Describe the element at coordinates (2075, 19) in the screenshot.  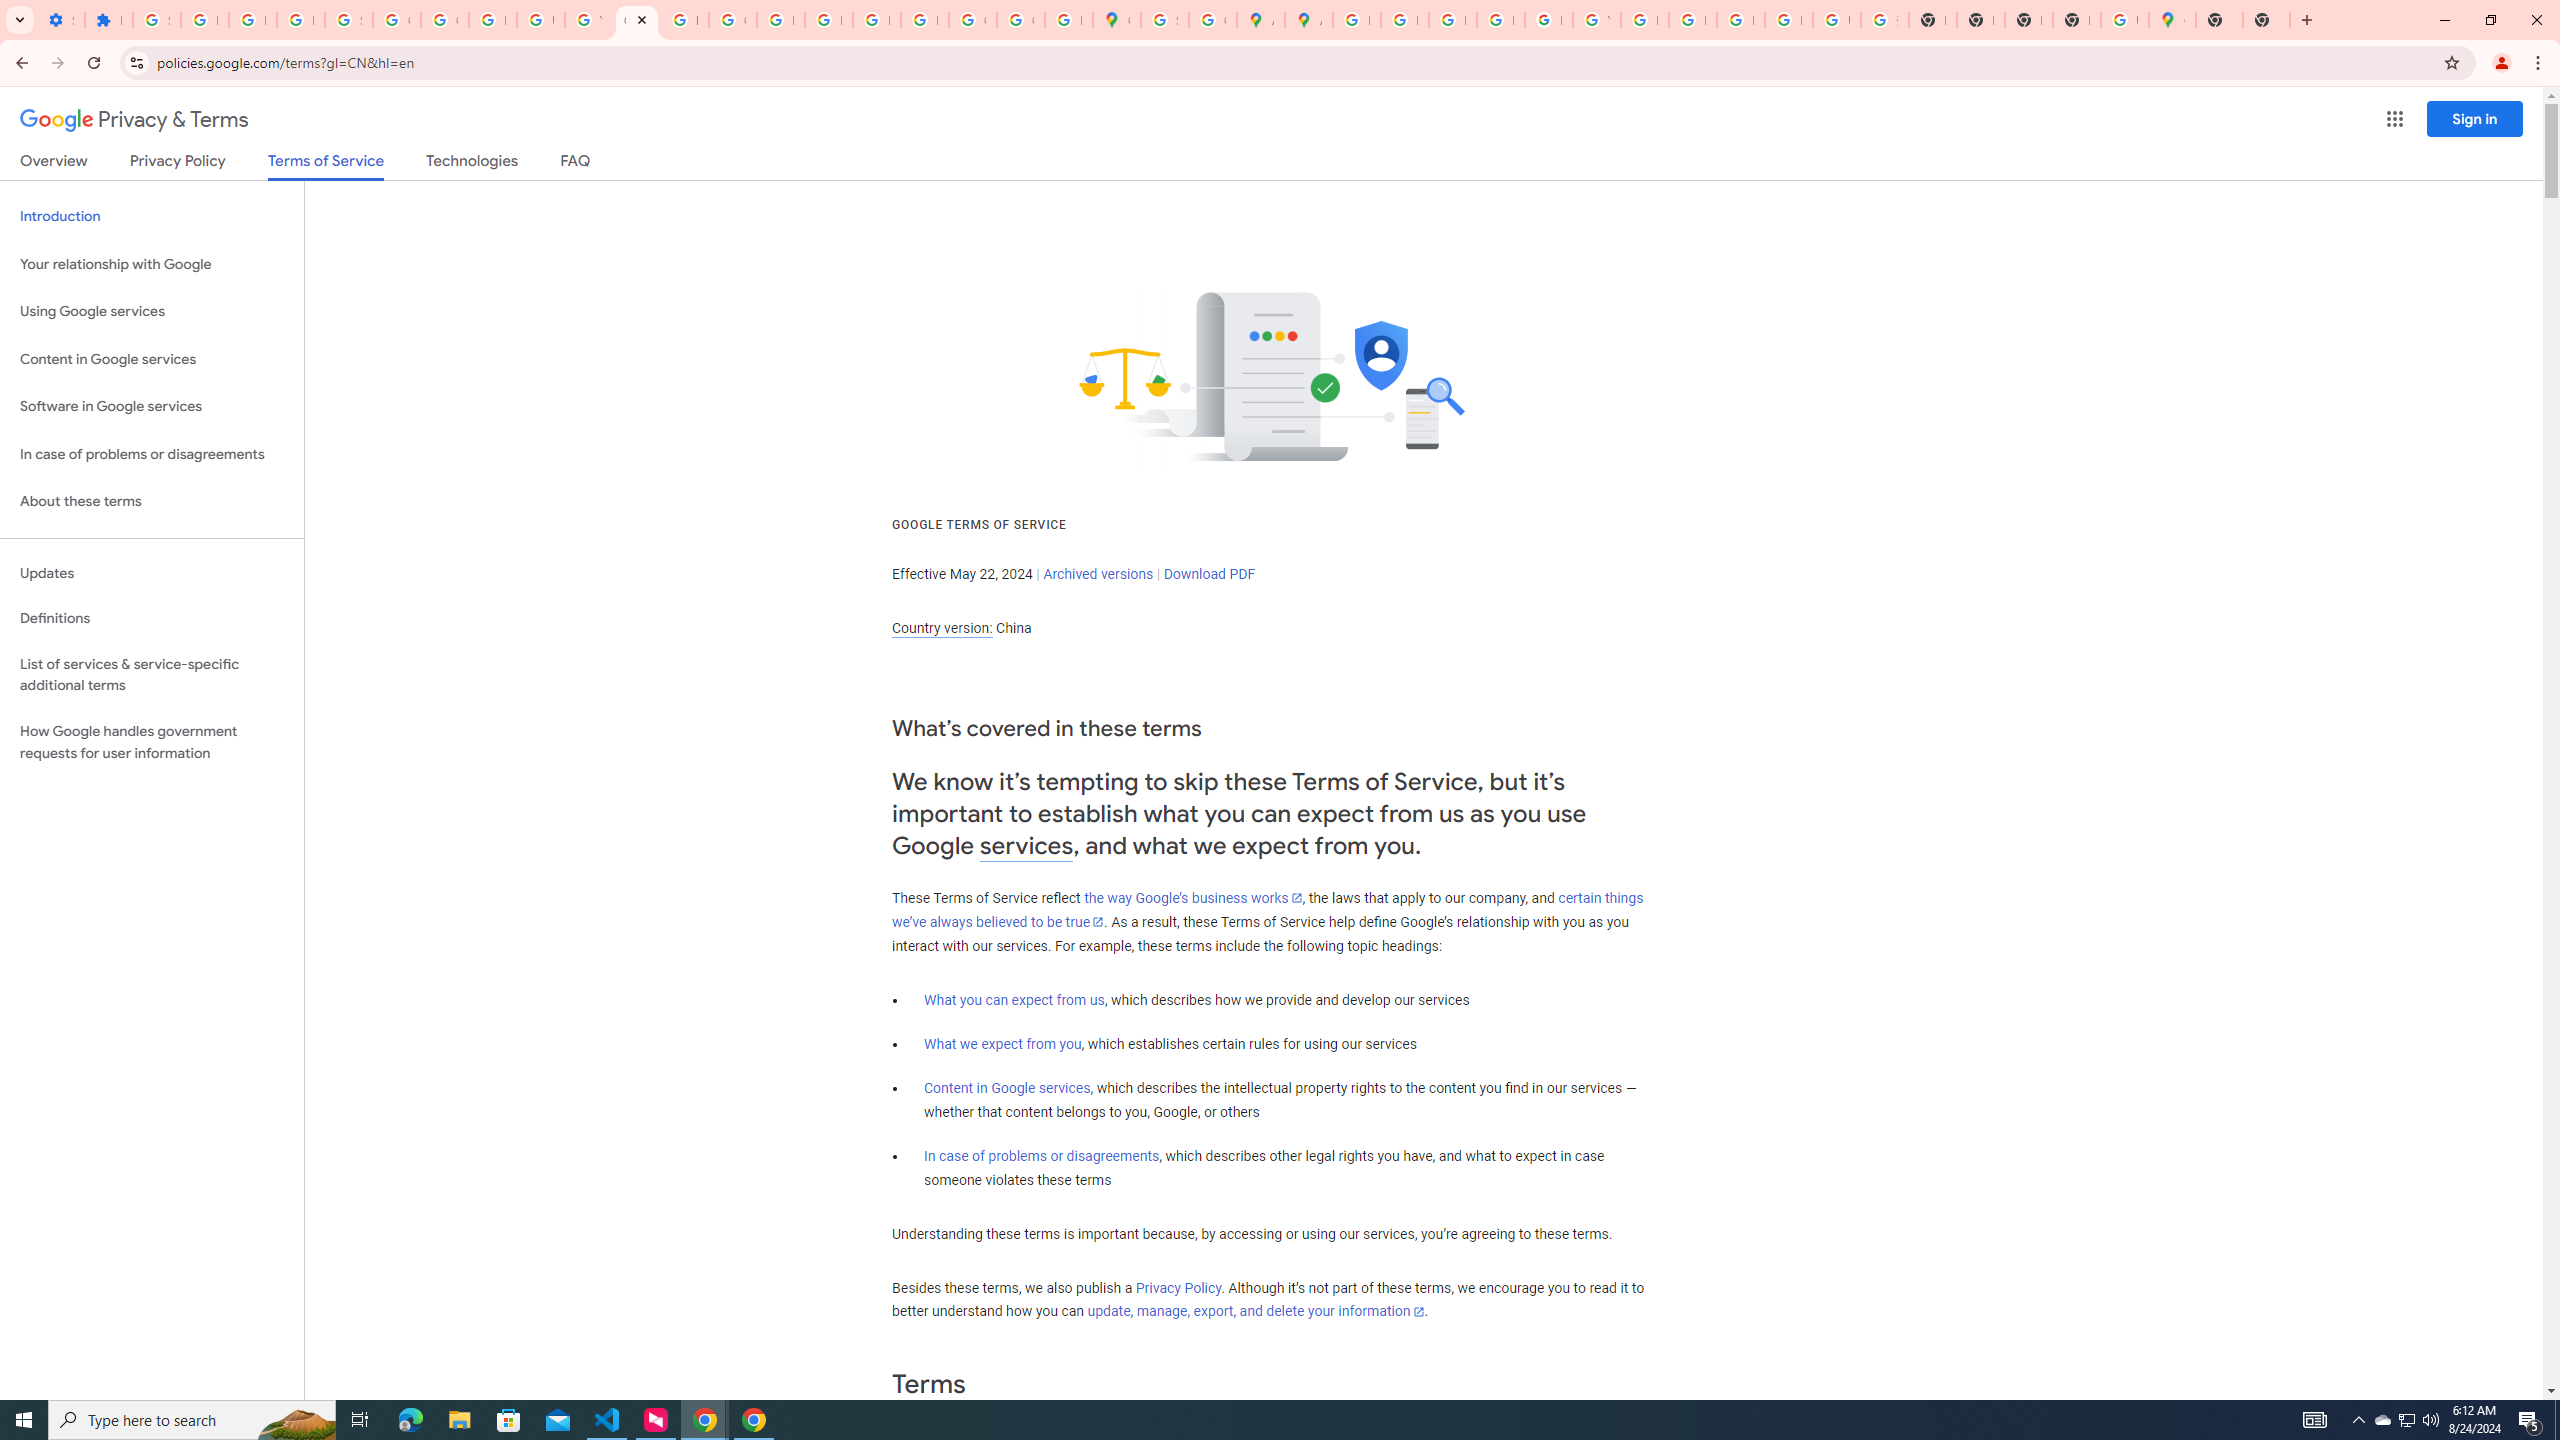
I see `'New Tab'` at that location.